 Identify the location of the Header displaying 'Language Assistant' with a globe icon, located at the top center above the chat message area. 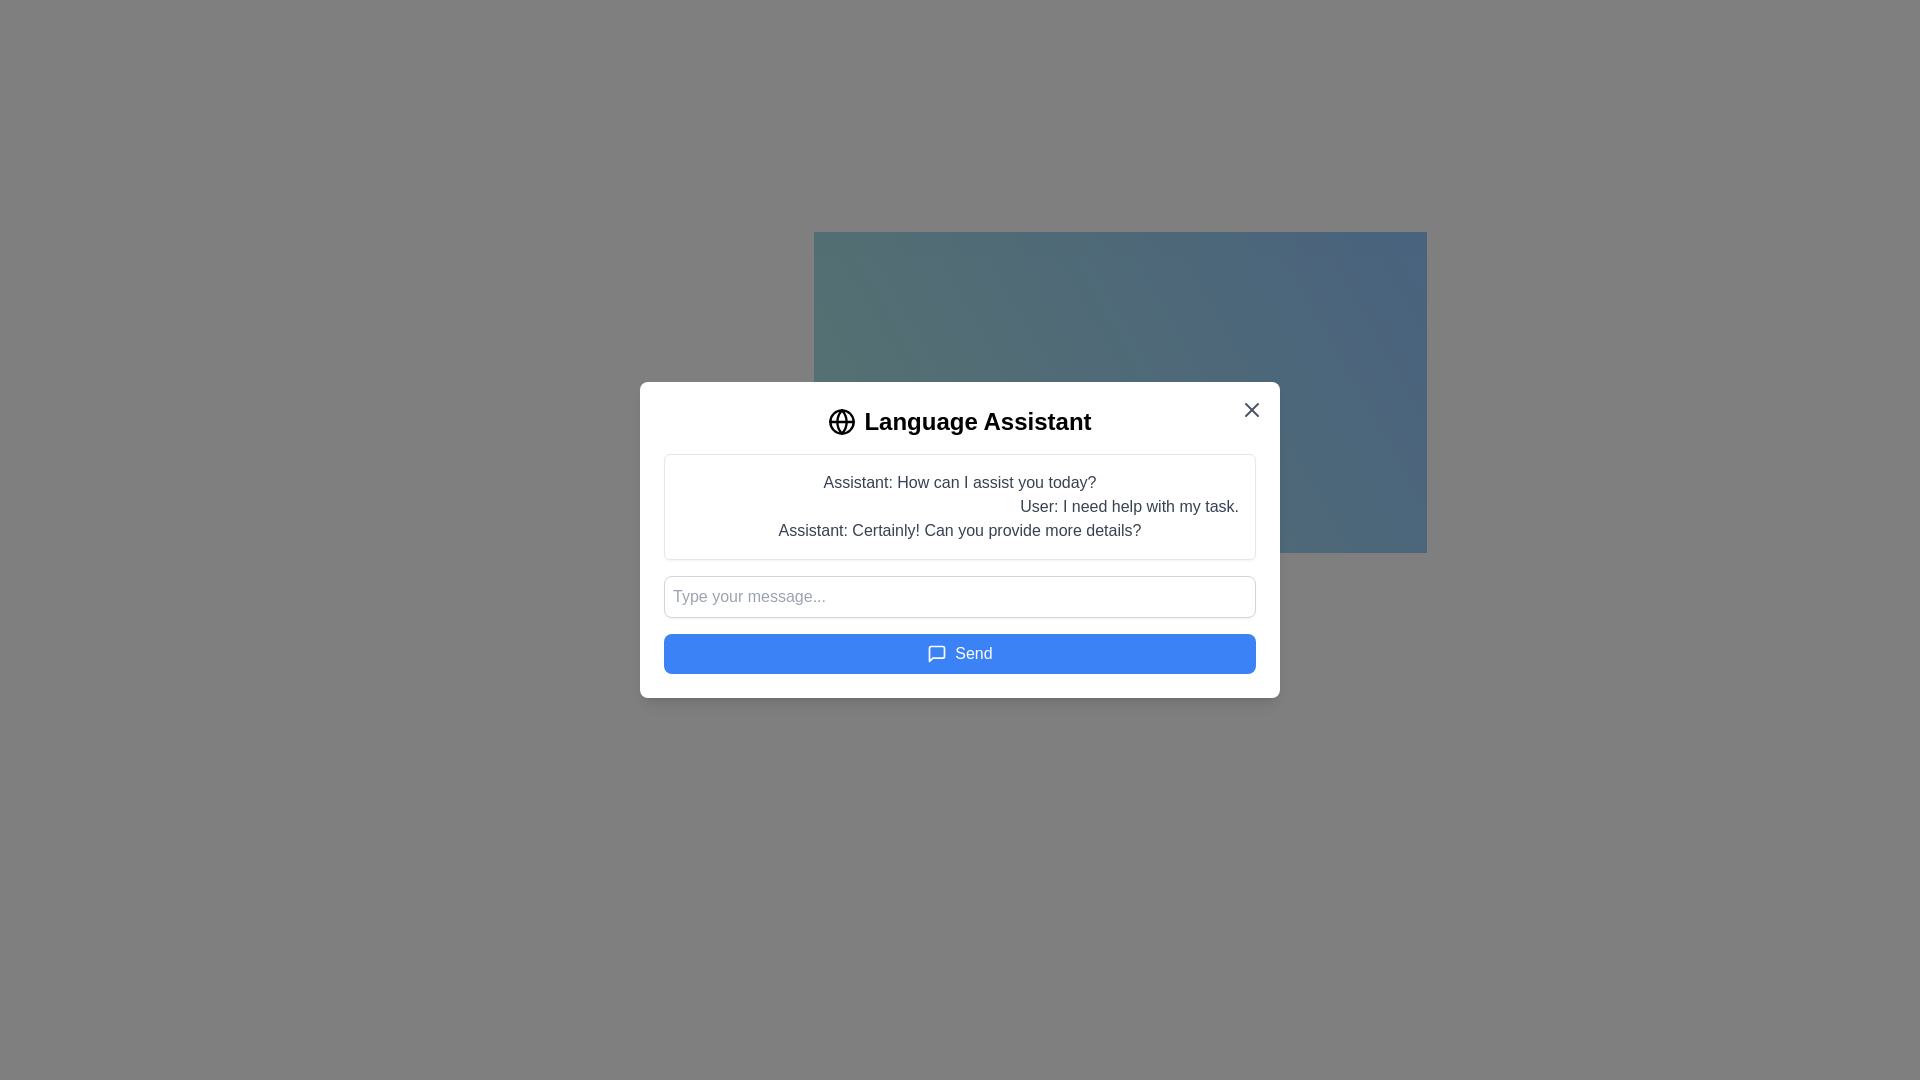
(960, 420).